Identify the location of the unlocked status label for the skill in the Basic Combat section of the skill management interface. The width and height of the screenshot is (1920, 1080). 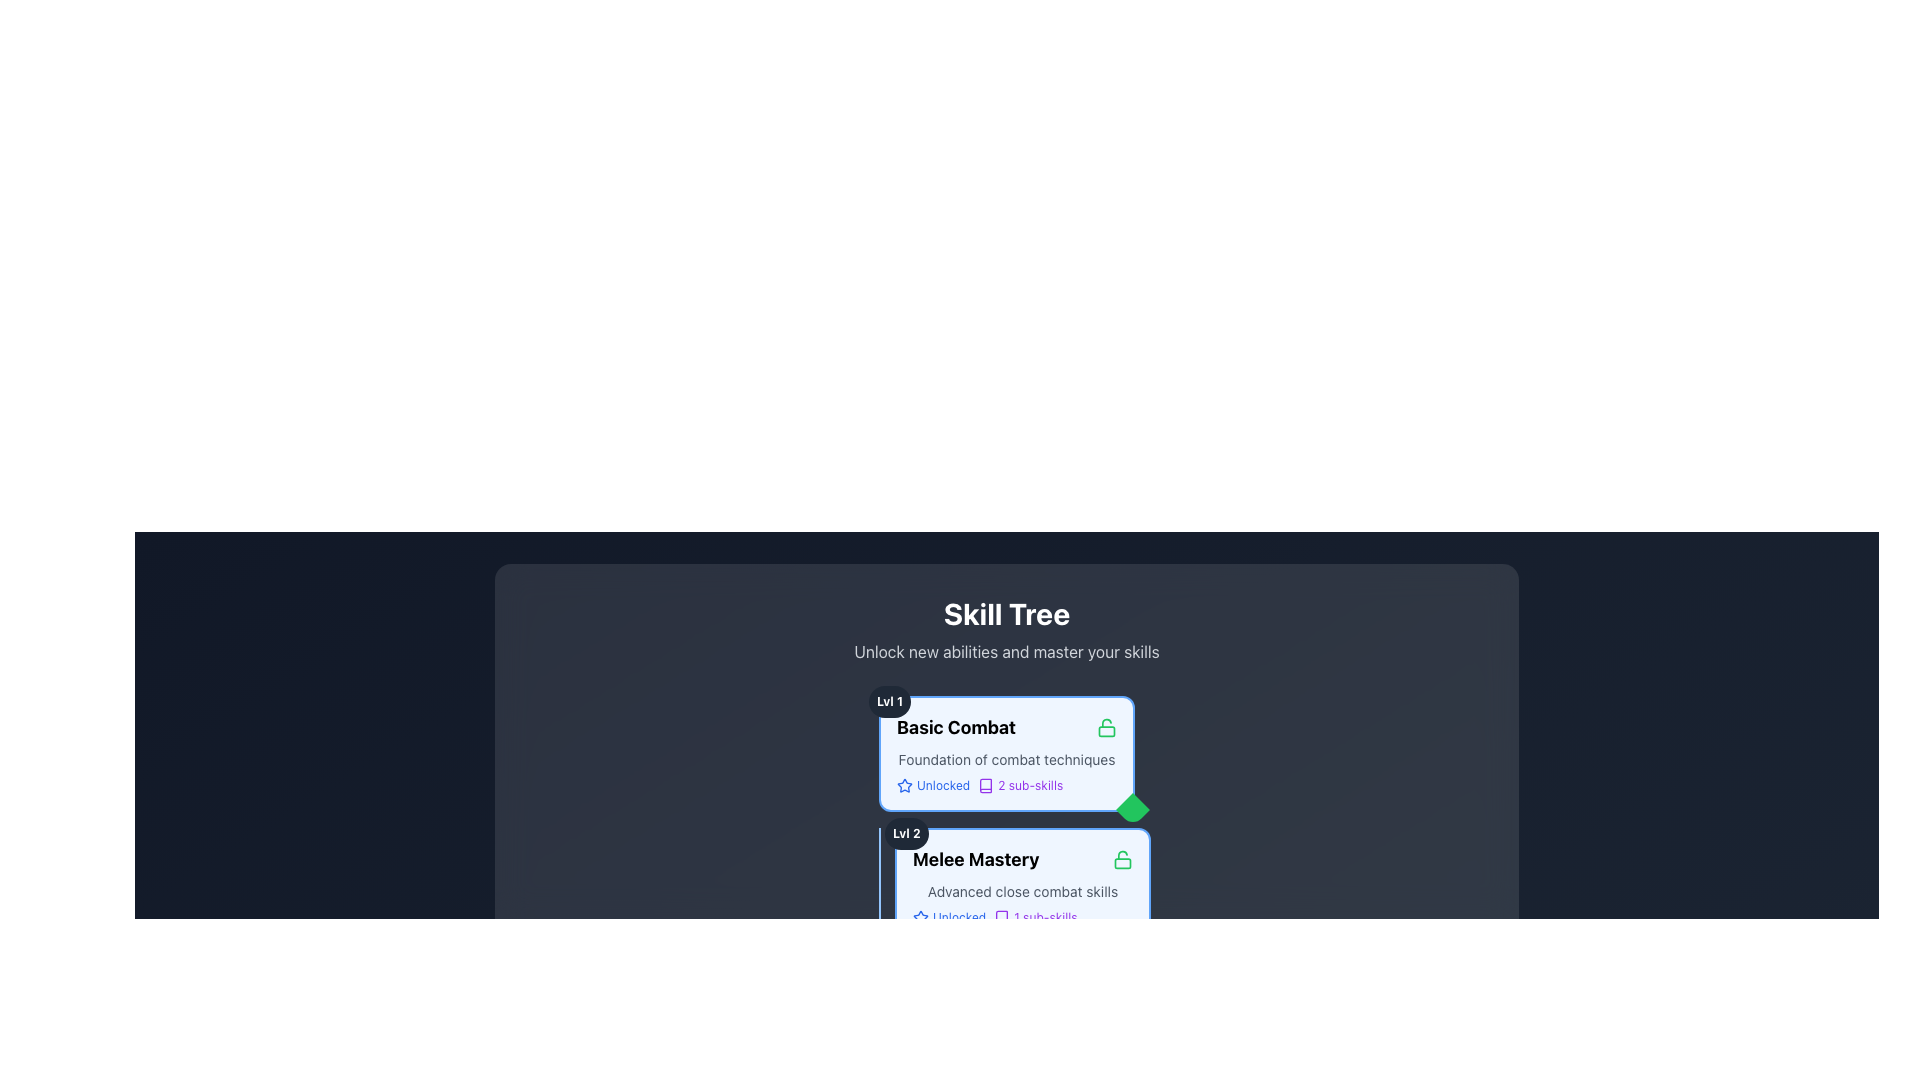
(932, 785).